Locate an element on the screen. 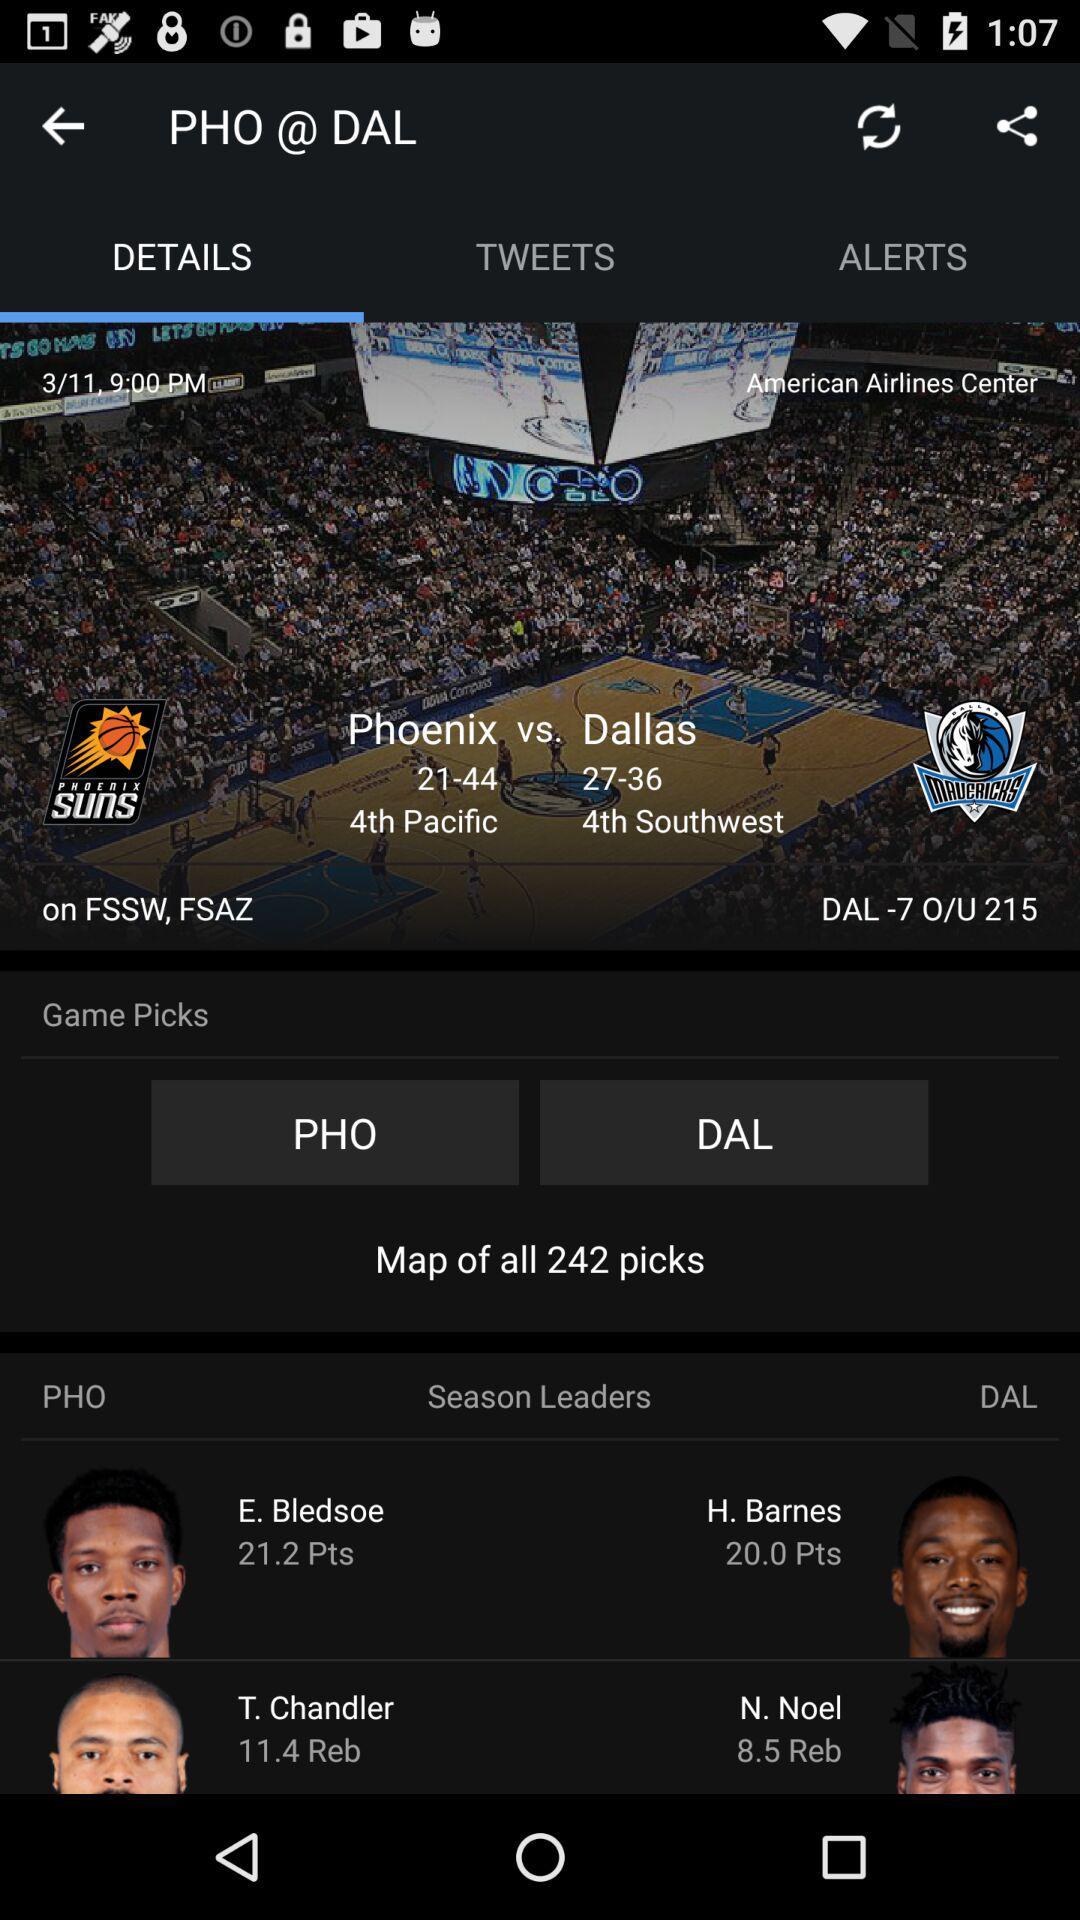 The image size is (1080, 1920). player profile is located at coordinates (156, 1725).